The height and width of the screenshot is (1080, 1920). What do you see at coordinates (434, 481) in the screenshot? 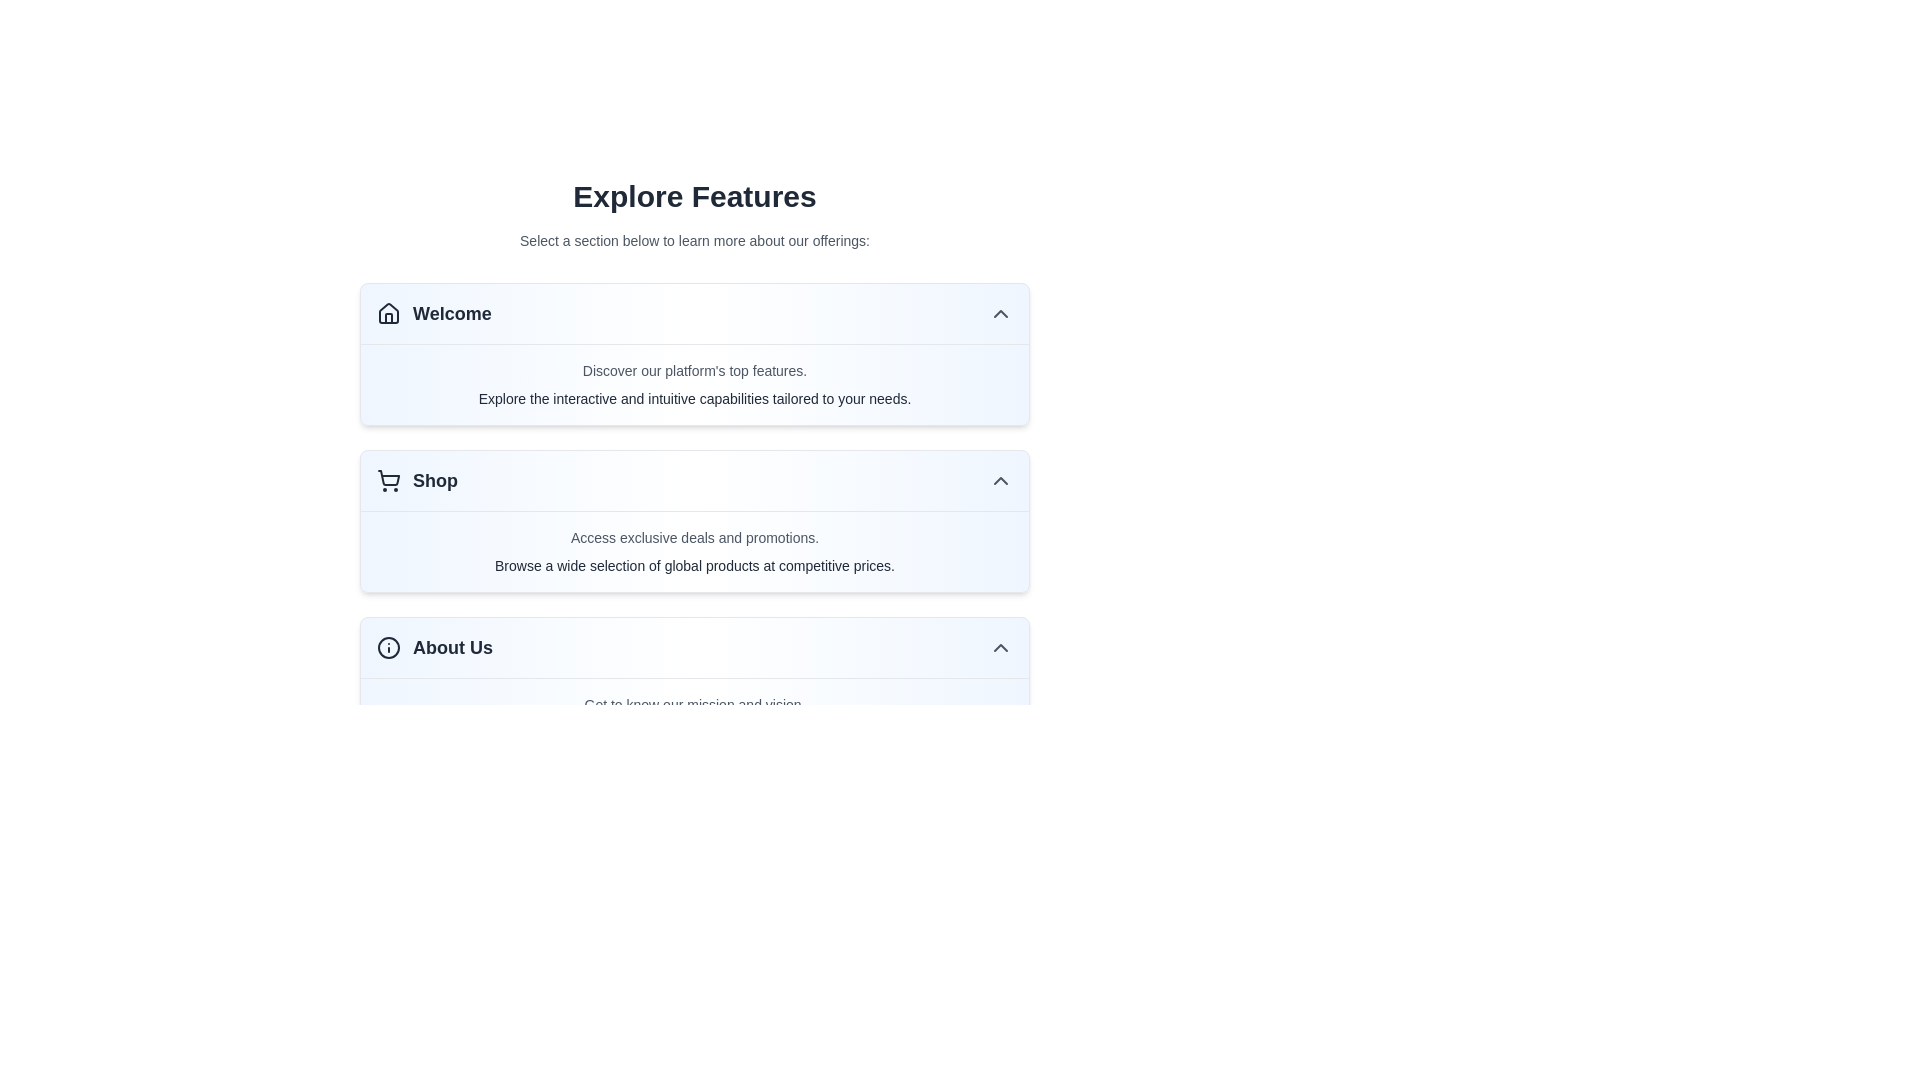
I see `the bold 'Shop' text label, which is the second option in the list beneath 'Explore Features'` at bounding box center [434, 481].